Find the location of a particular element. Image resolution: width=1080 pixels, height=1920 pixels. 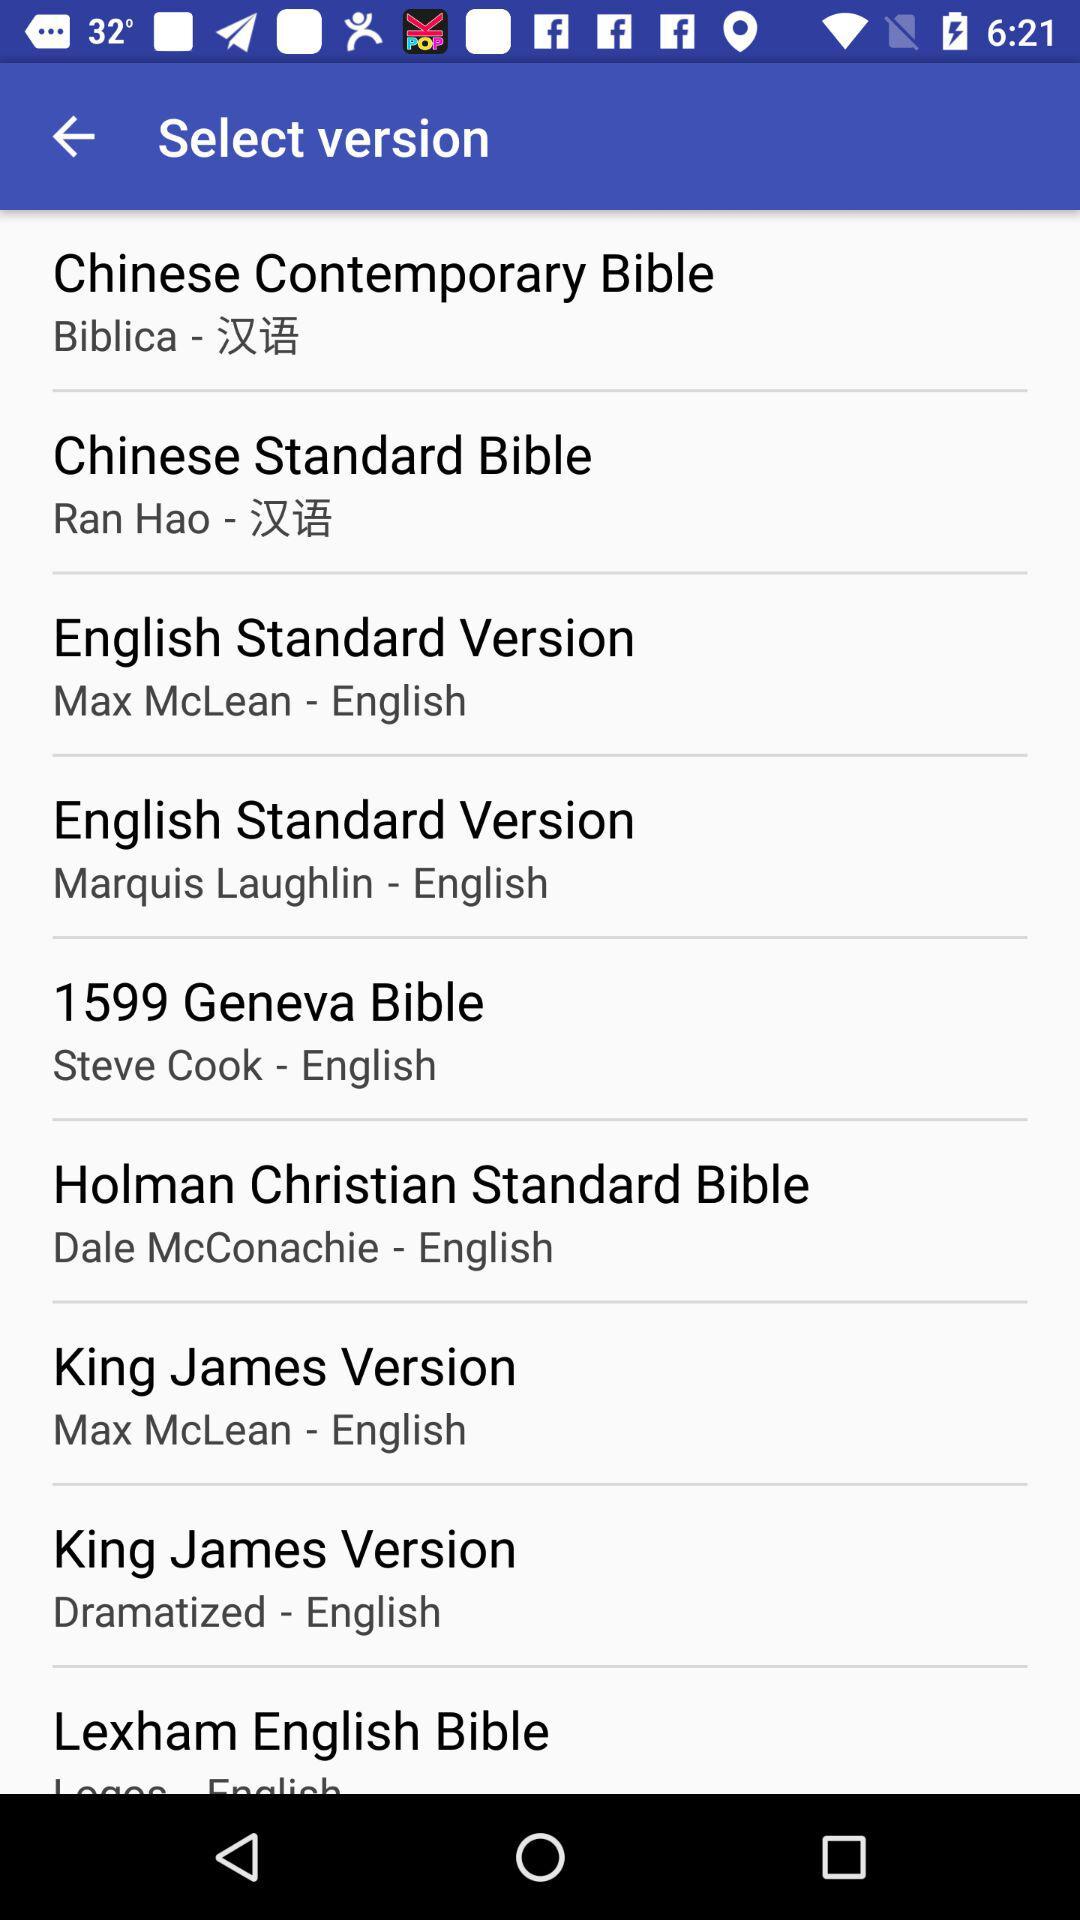

the icon above the king james version is located at coordinates (311, 1427).